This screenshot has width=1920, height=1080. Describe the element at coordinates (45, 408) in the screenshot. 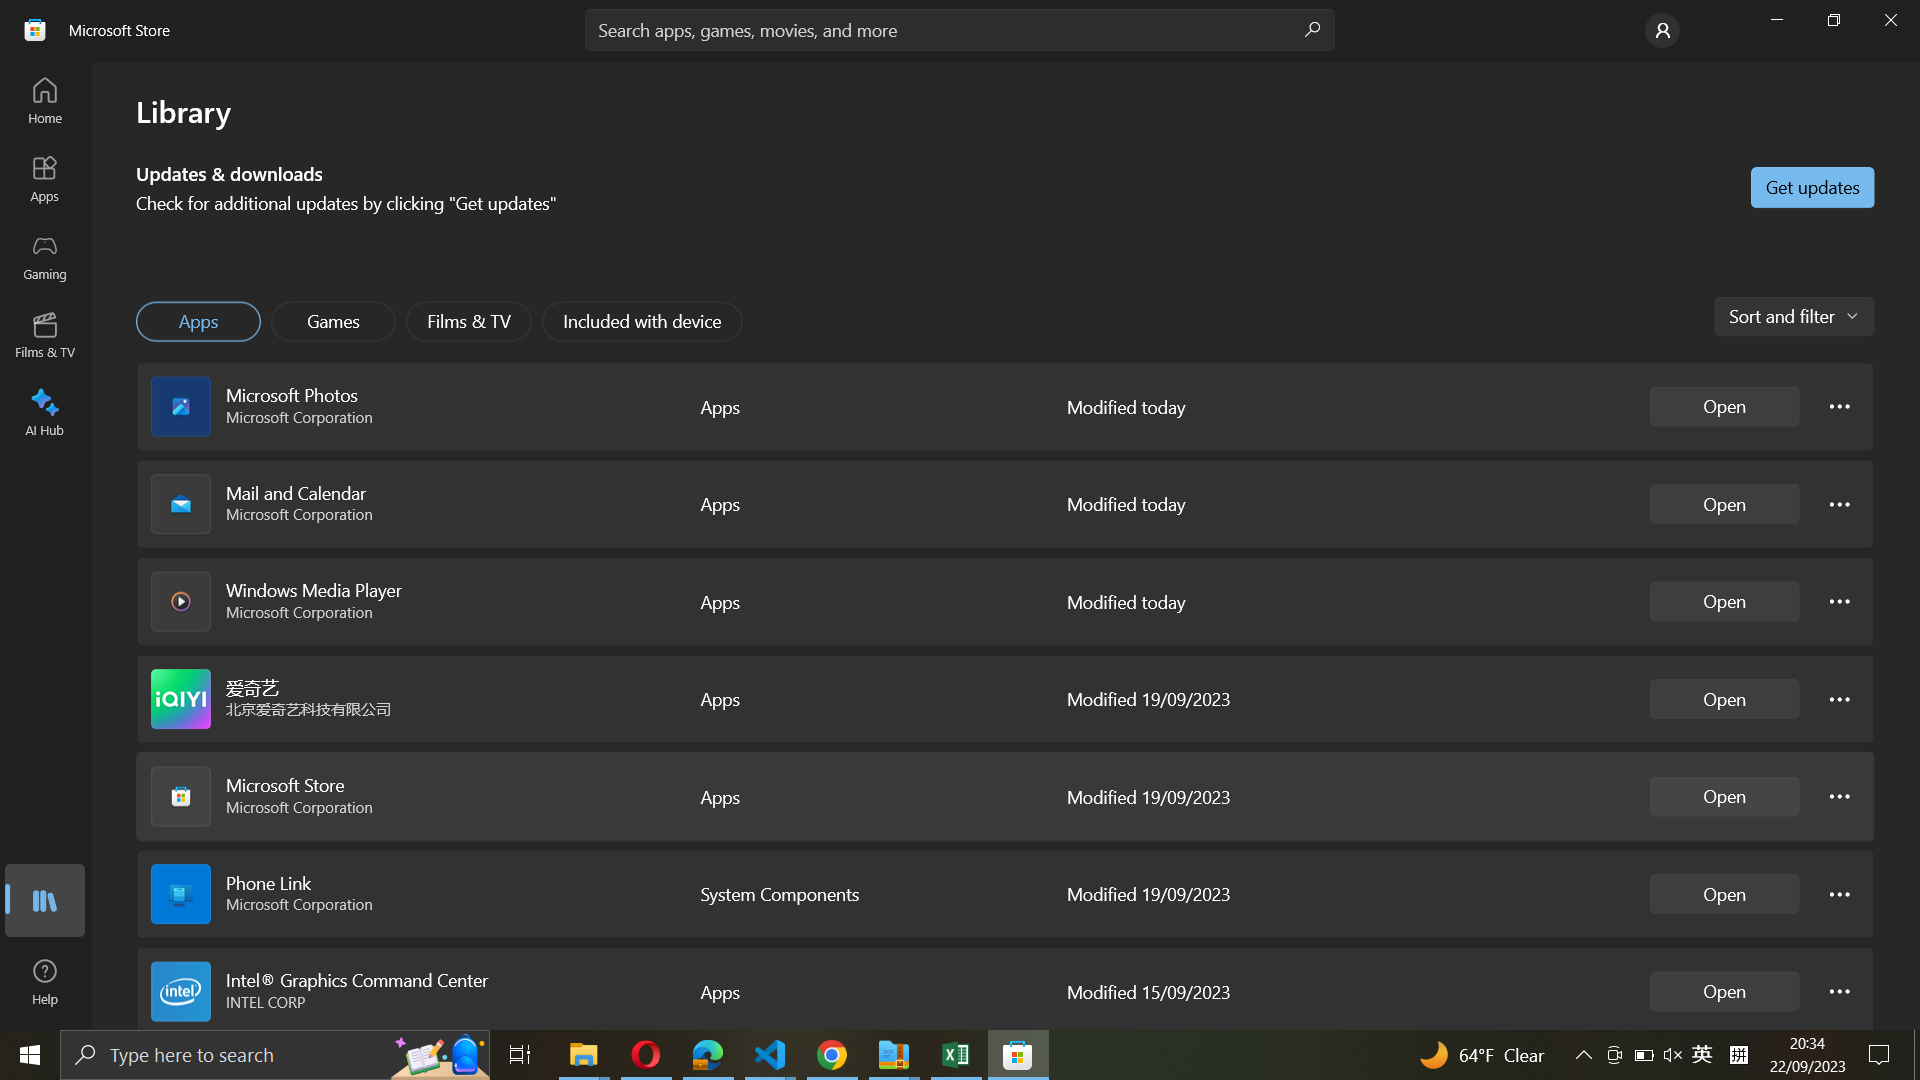

I see `Activate AI Hub button` at that location.